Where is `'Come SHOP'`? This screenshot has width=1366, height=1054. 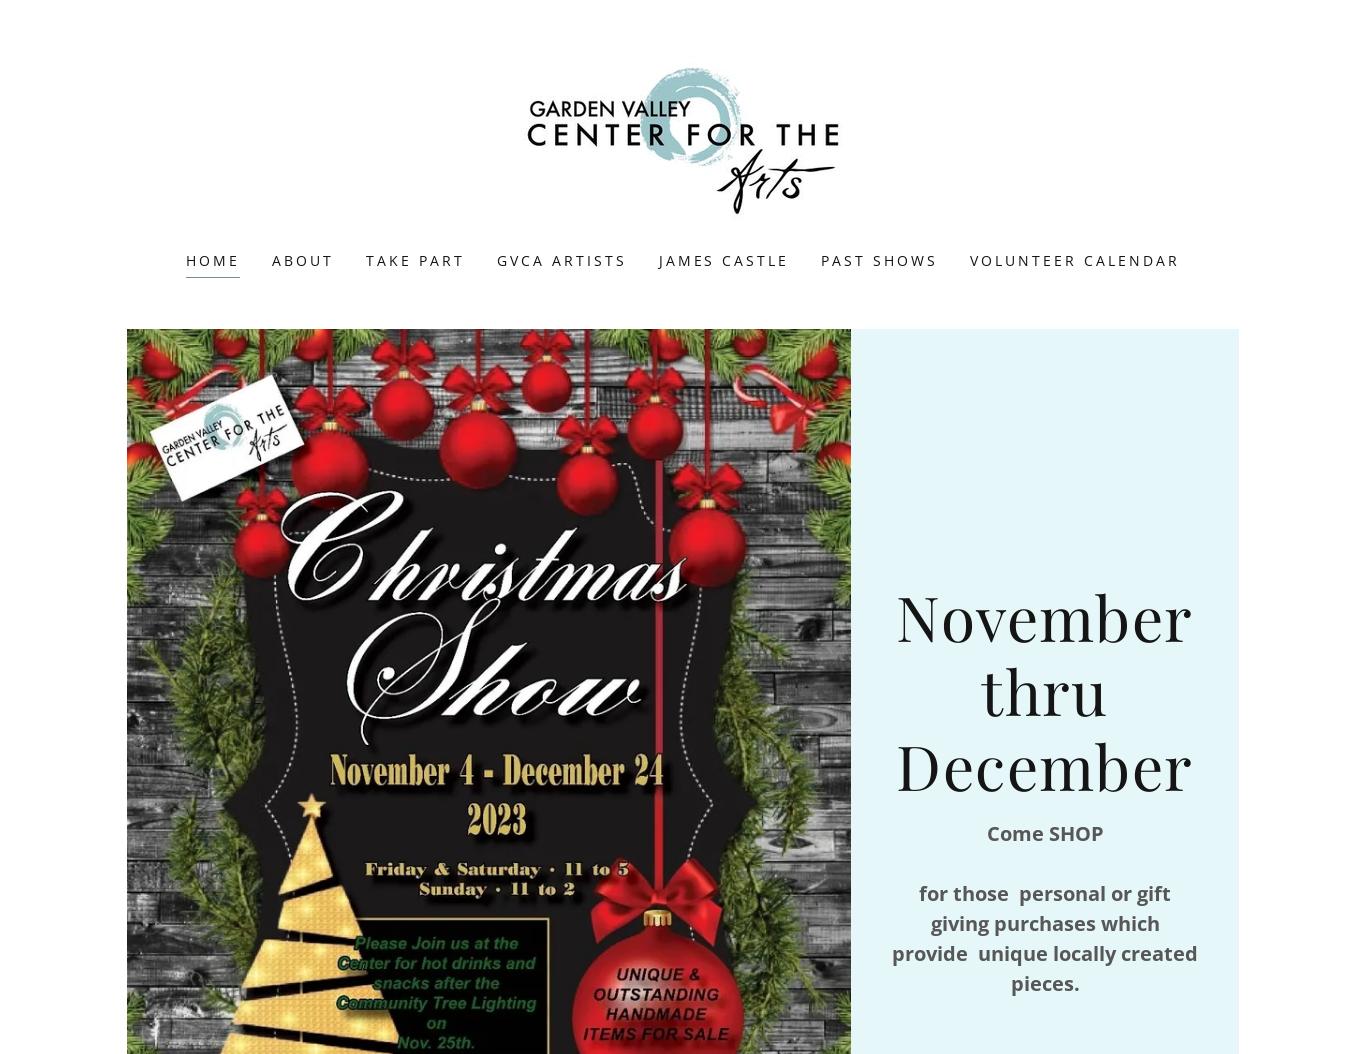
'Come SHOP' is located at coordinates (1043, 832).